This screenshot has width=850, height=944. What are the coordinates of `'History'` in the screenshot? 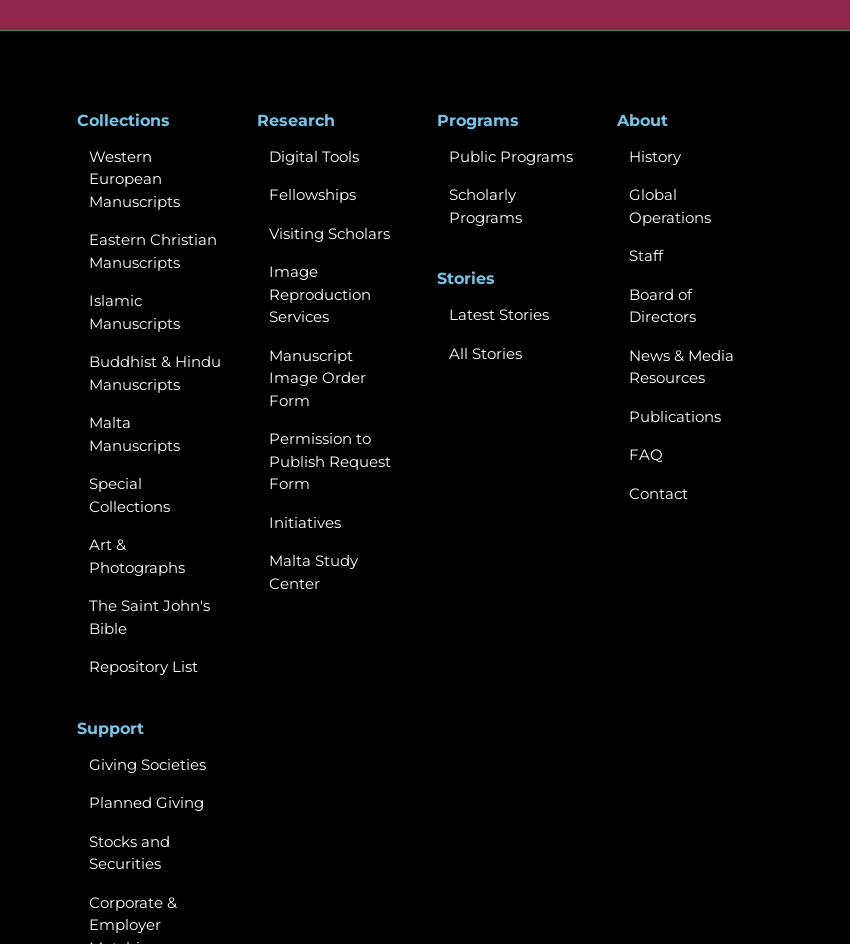 It's located at (628, 155).